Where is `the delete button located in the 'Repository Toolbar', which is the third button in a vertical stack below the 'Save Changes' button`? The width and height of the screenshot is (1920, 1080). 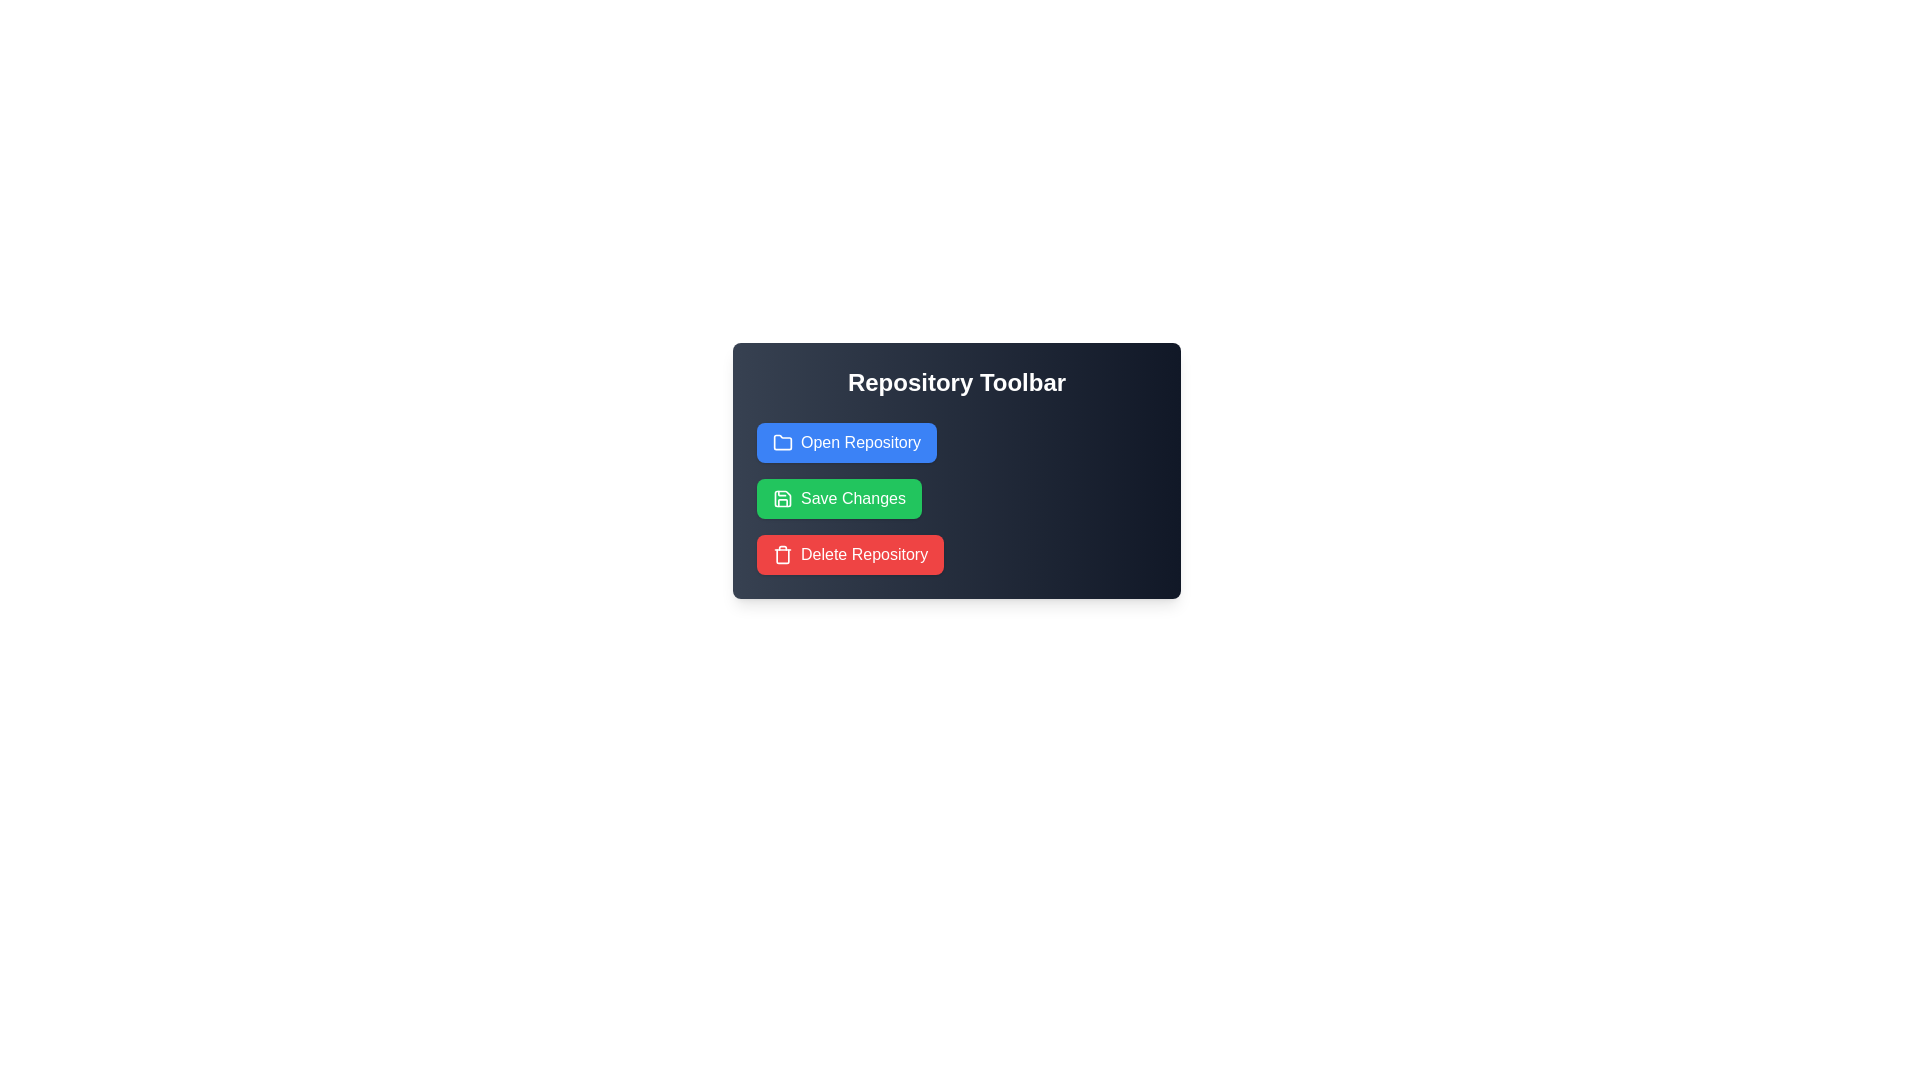 the delete button located in the 'Repository Toolbar', which is the third button in a vertical stack below the 'Save Changes' button is located at coordinates (850, 555).